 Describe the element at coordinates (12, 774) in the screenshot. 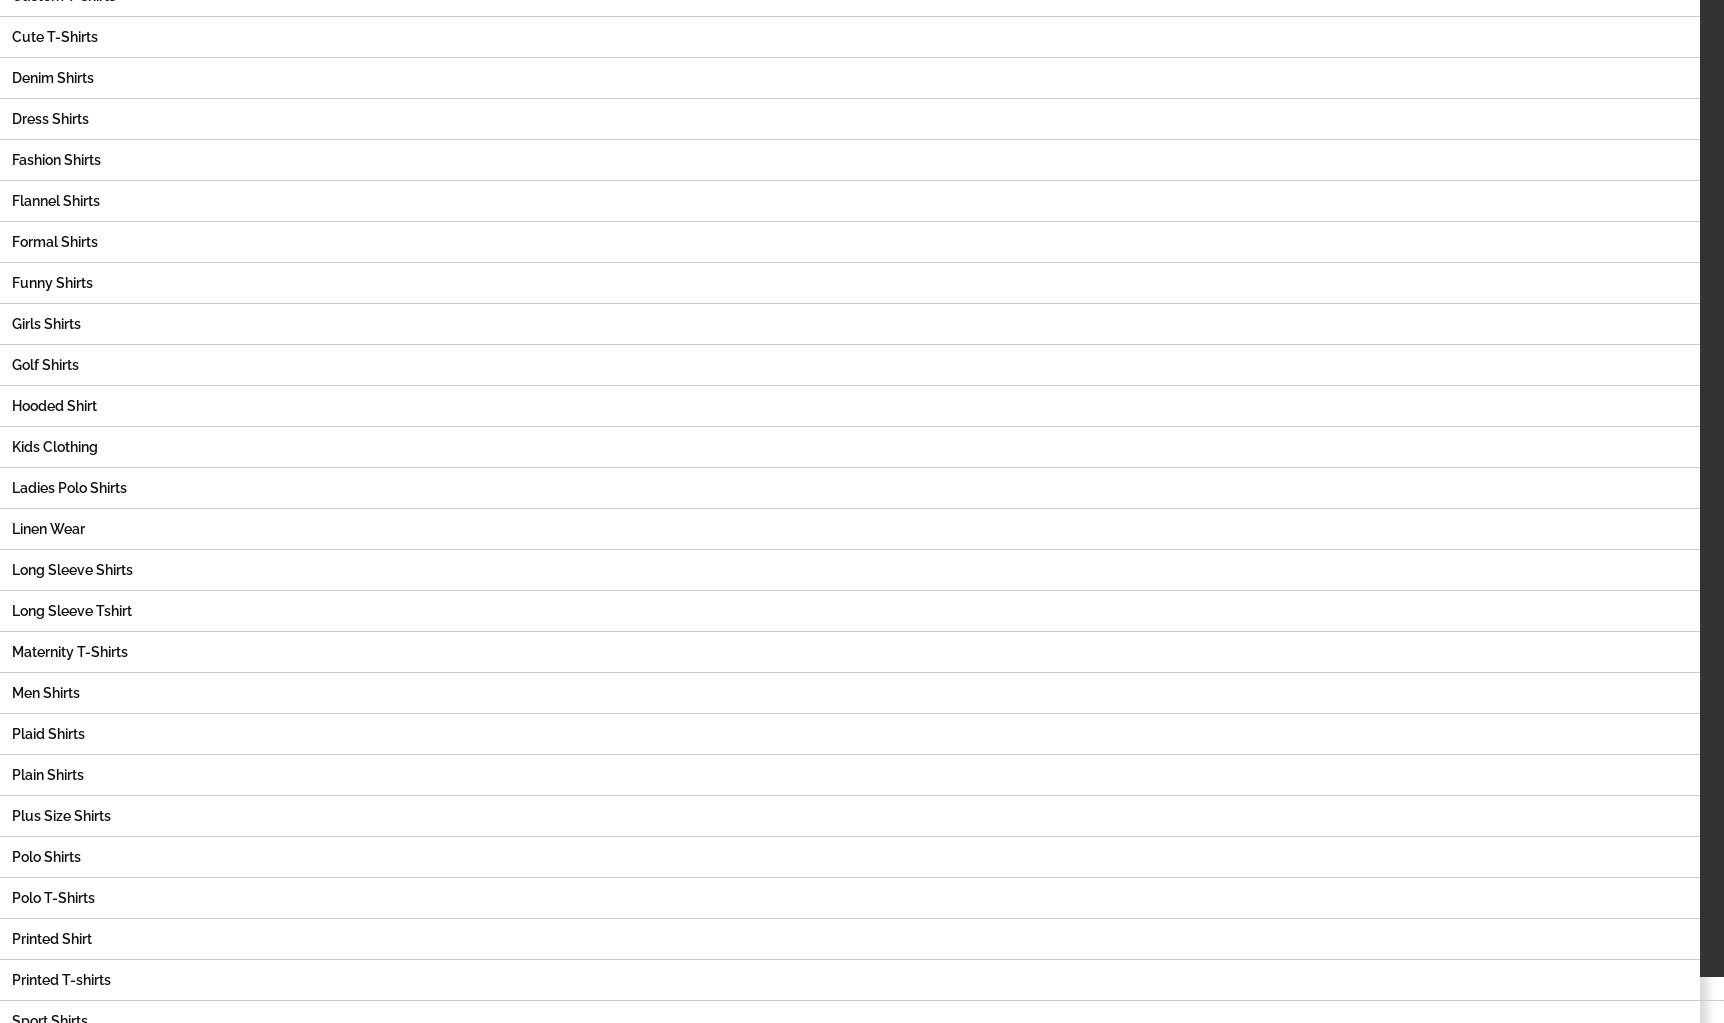

I see `'Plain Shirts'` at that location.